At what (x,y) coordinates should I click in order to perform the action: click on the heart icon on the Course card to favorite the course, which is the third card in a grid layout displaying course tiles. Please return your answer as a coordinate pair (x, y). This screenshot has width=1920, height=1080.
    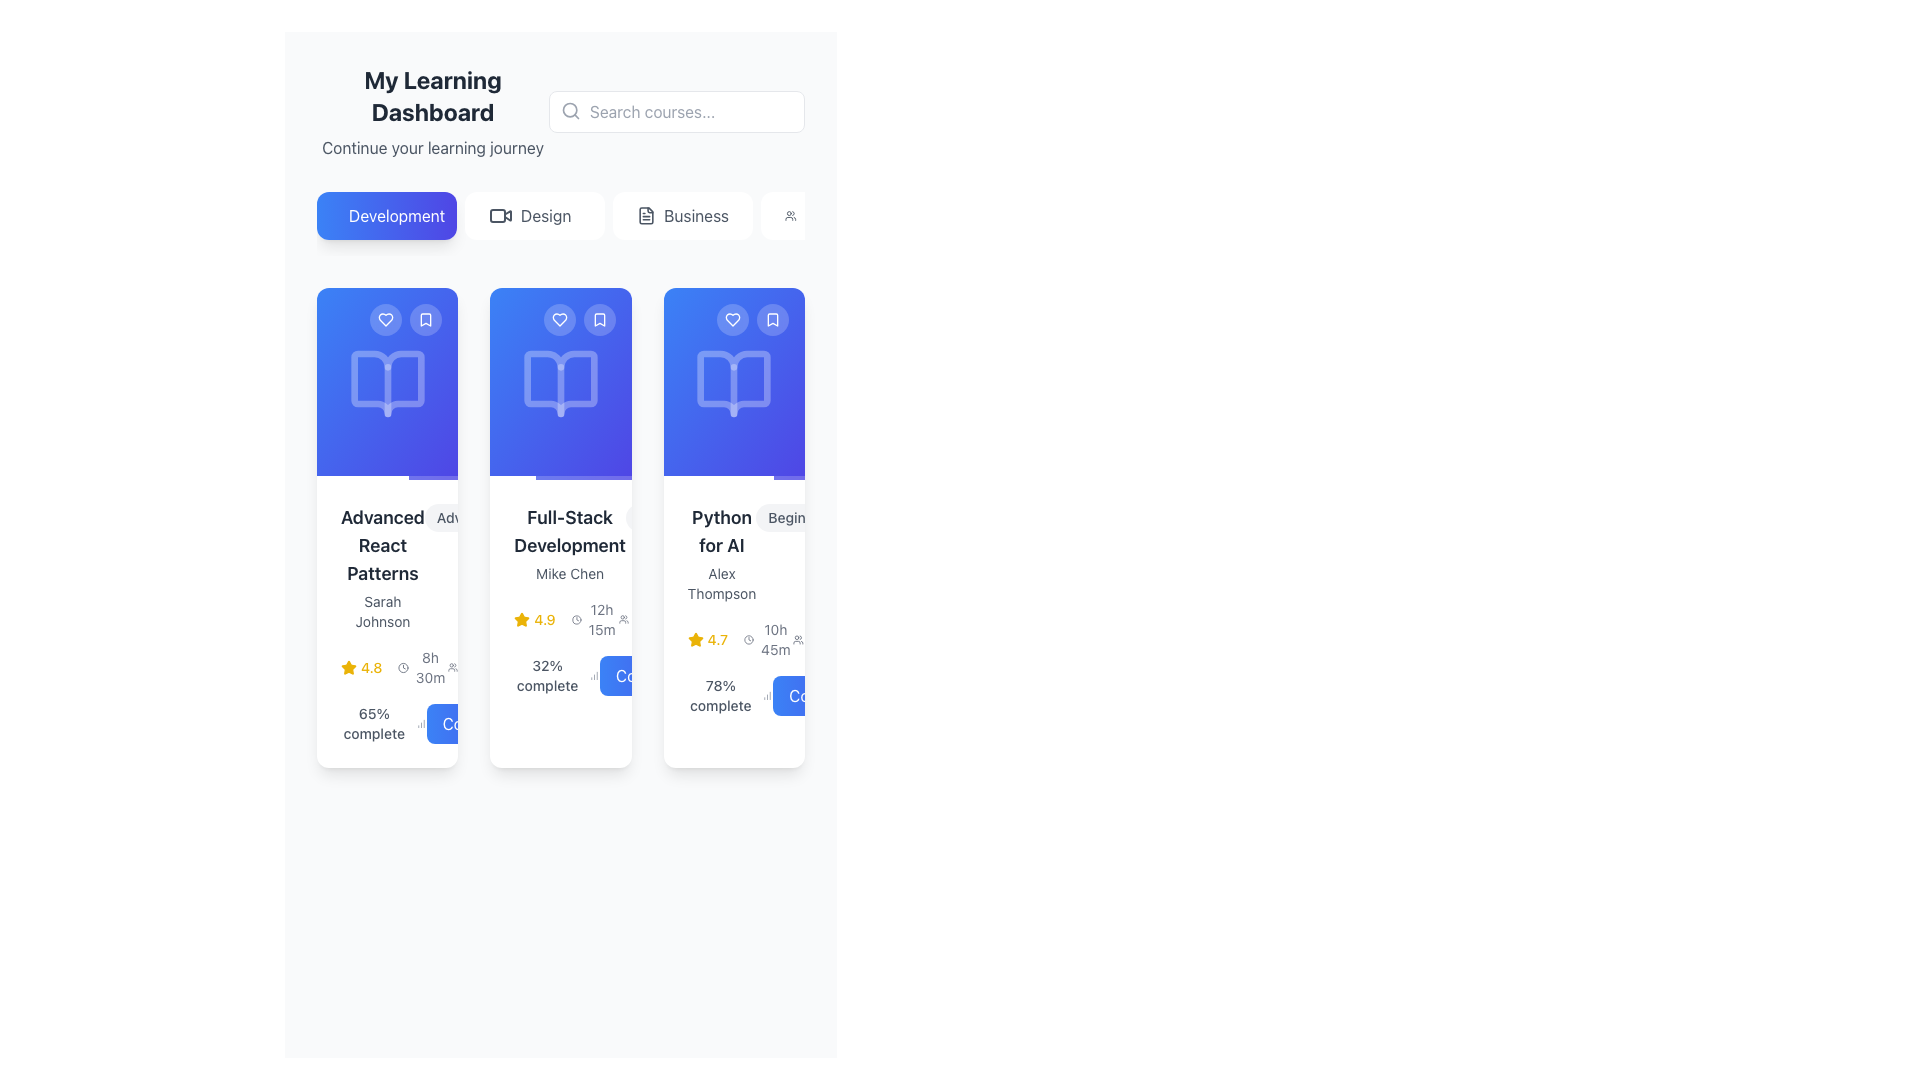
    Looking at the image, I should click on (733, 527).